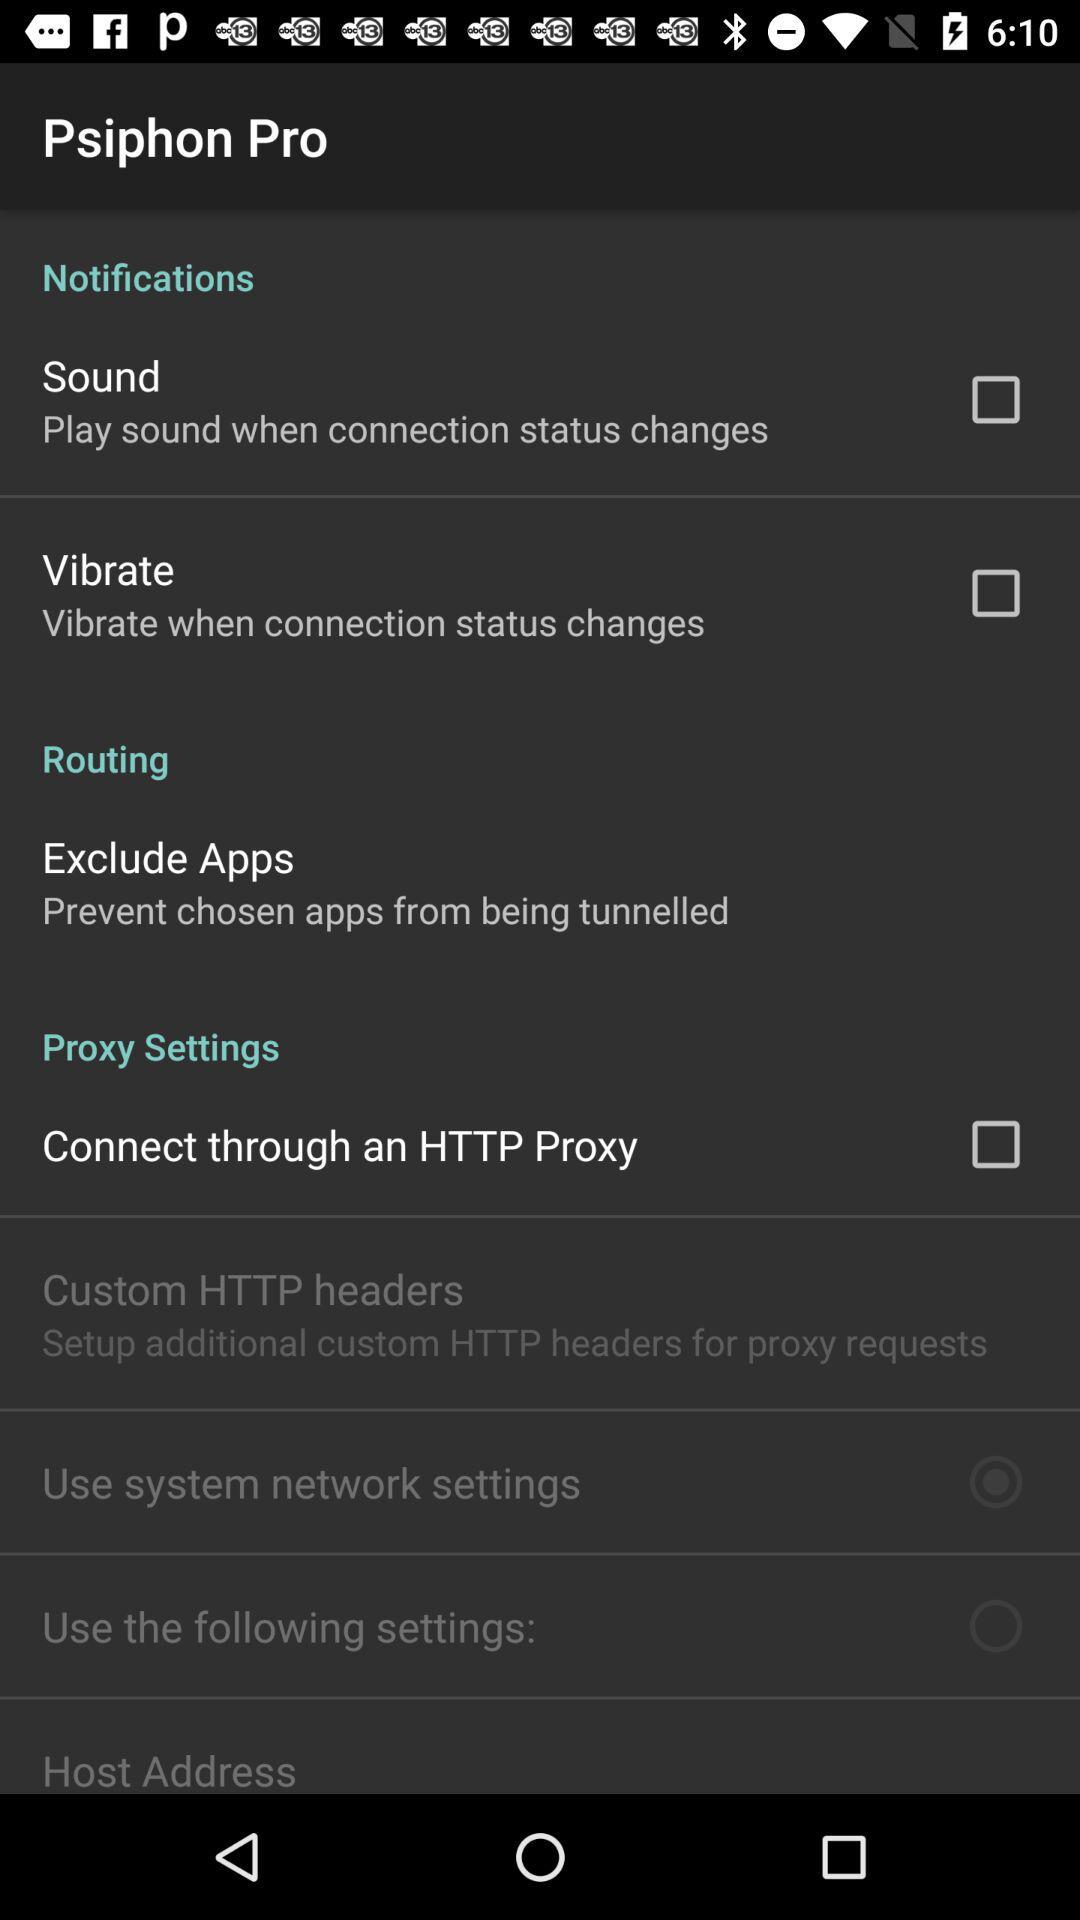 Image resolution: width=1080 pixels, height=1920 pixels. Describe the element at coordinates (405, 427) in the screenshot. I see `icon below sound icon` at that location.